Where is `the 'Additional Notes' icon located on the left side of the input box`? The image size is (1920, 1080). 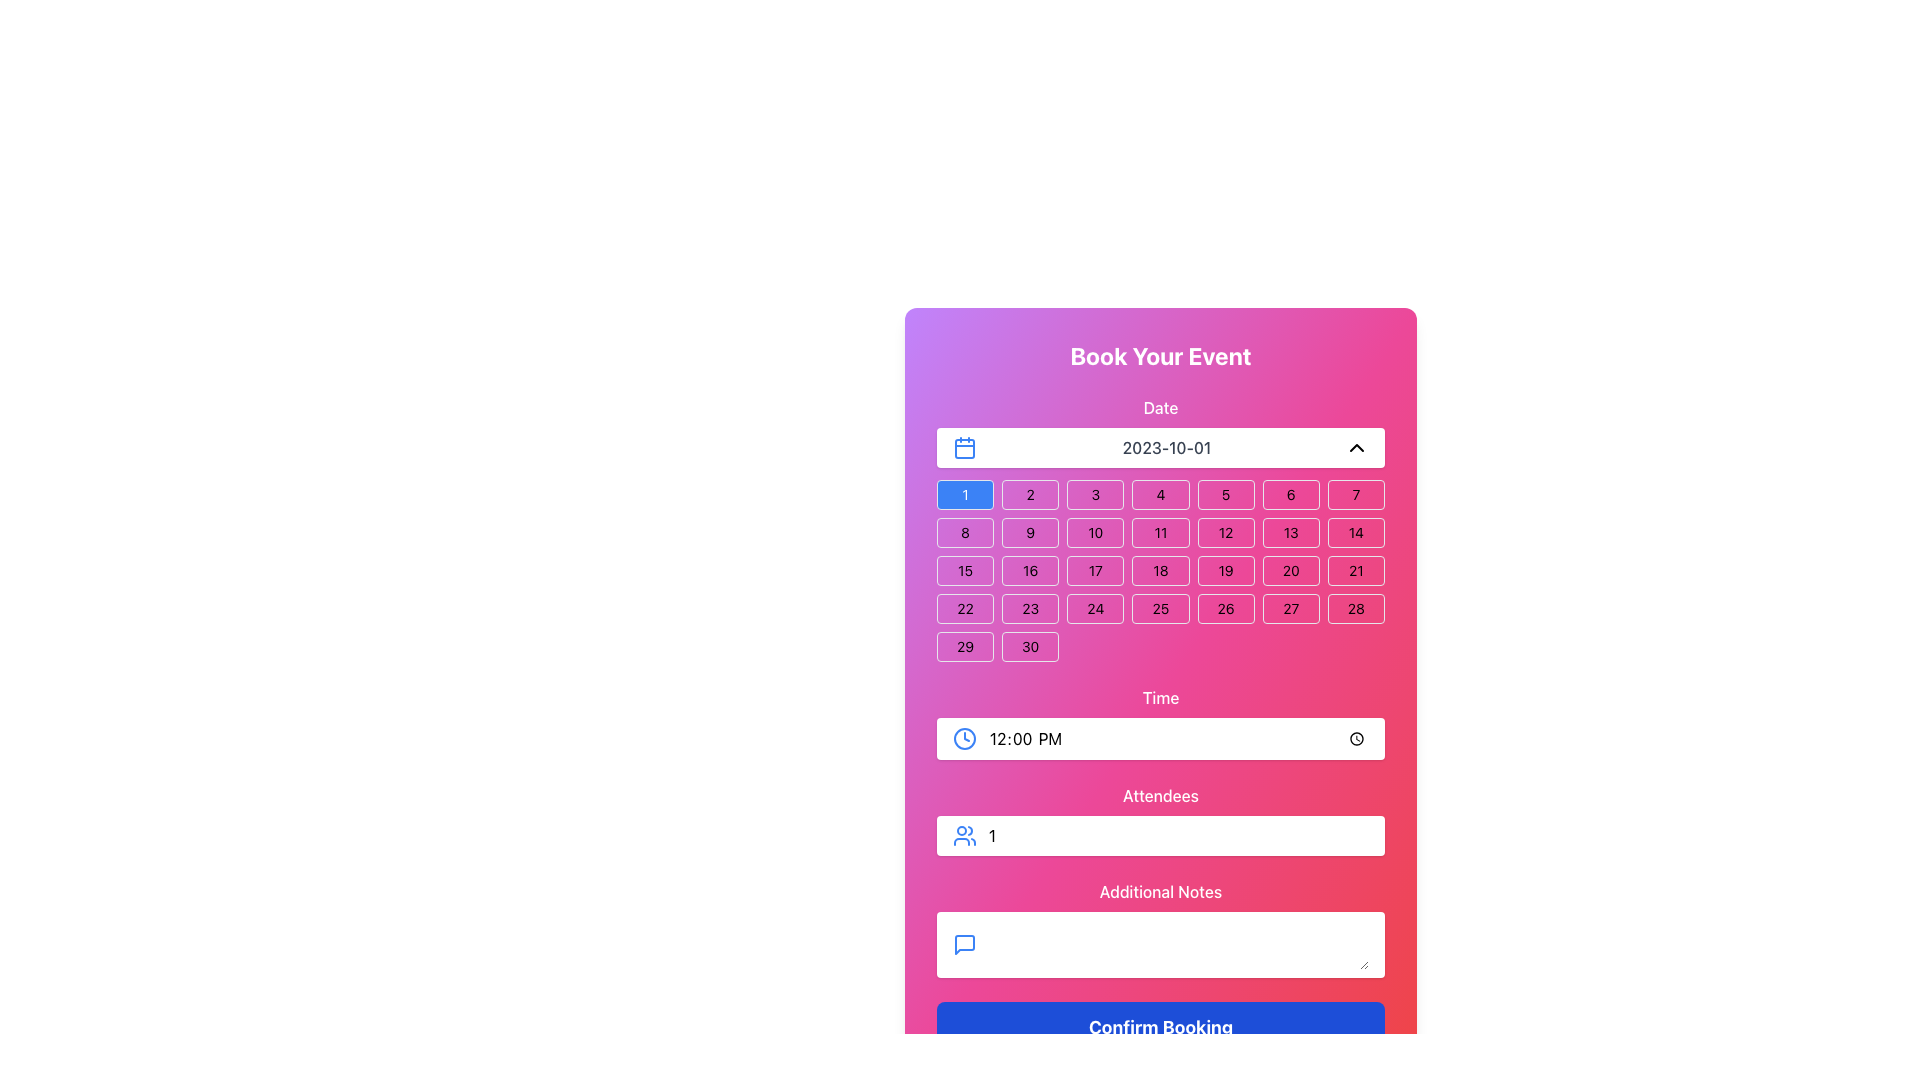
the 'Additional Notes' icon located on the left side of the input box is located at coordinates (964, 945).